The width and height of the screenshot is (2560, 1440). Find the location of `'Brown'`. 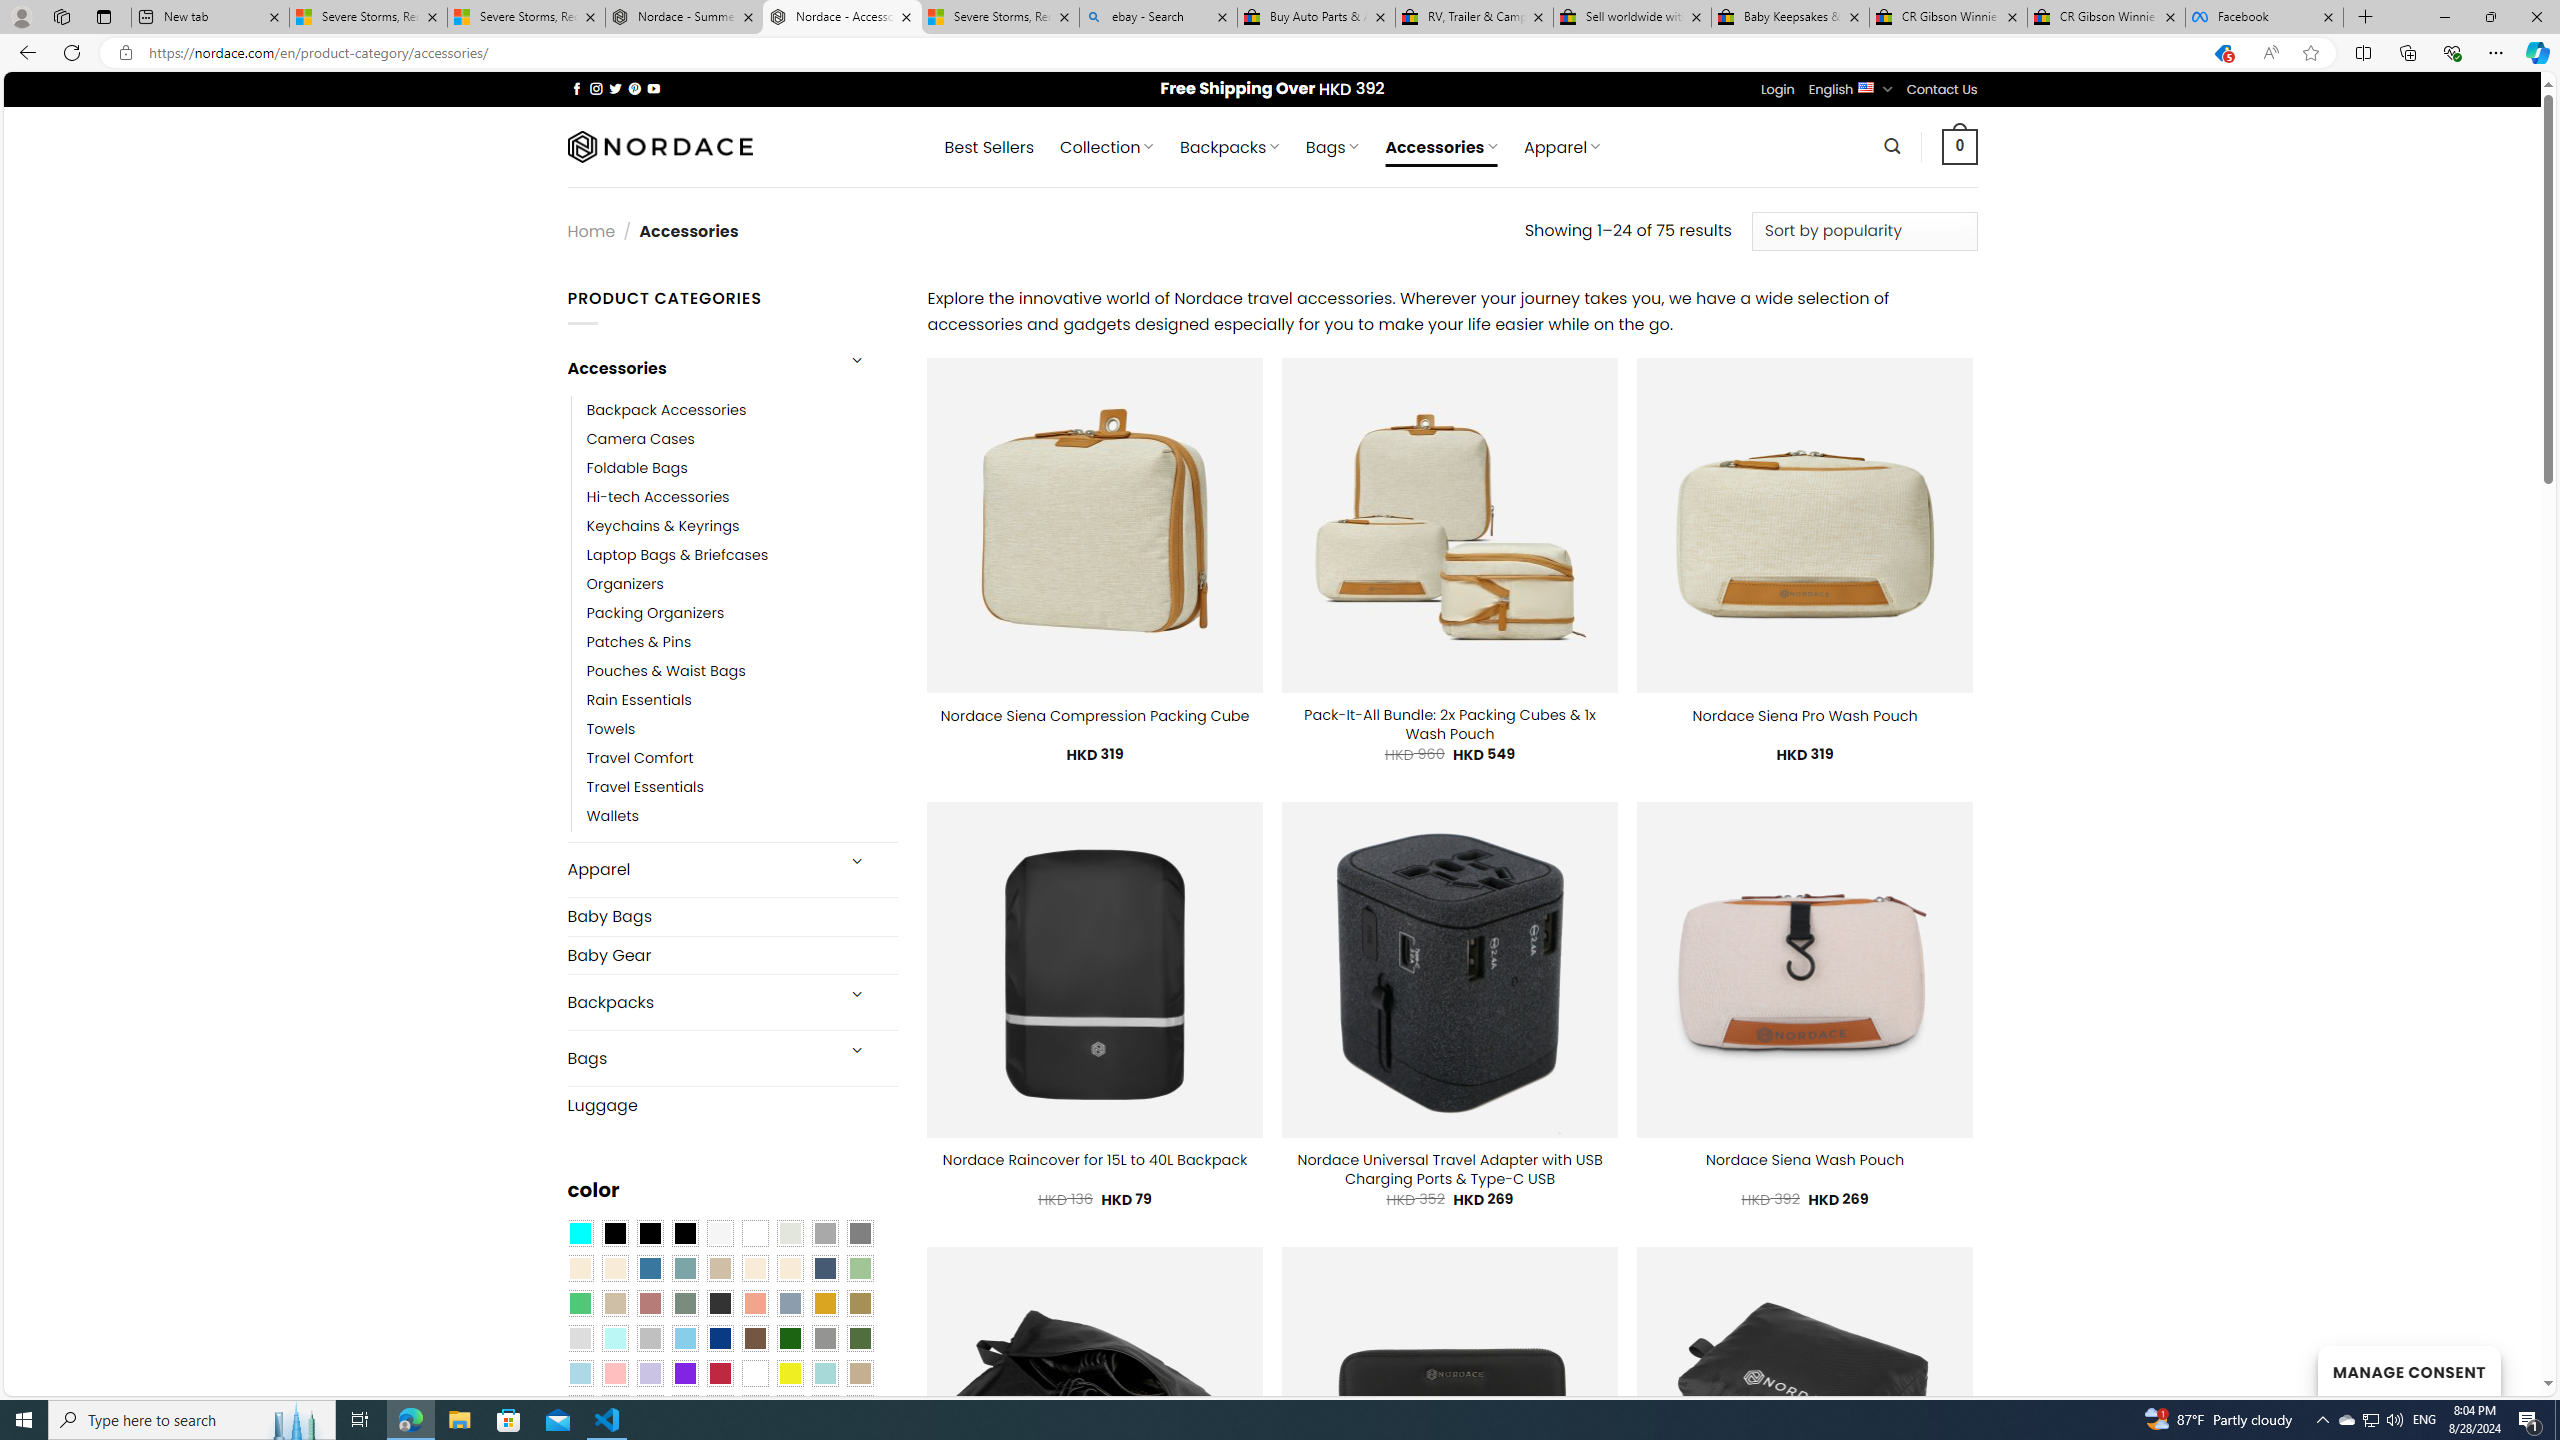

'Brown' is located at coordinates (754, 1338).